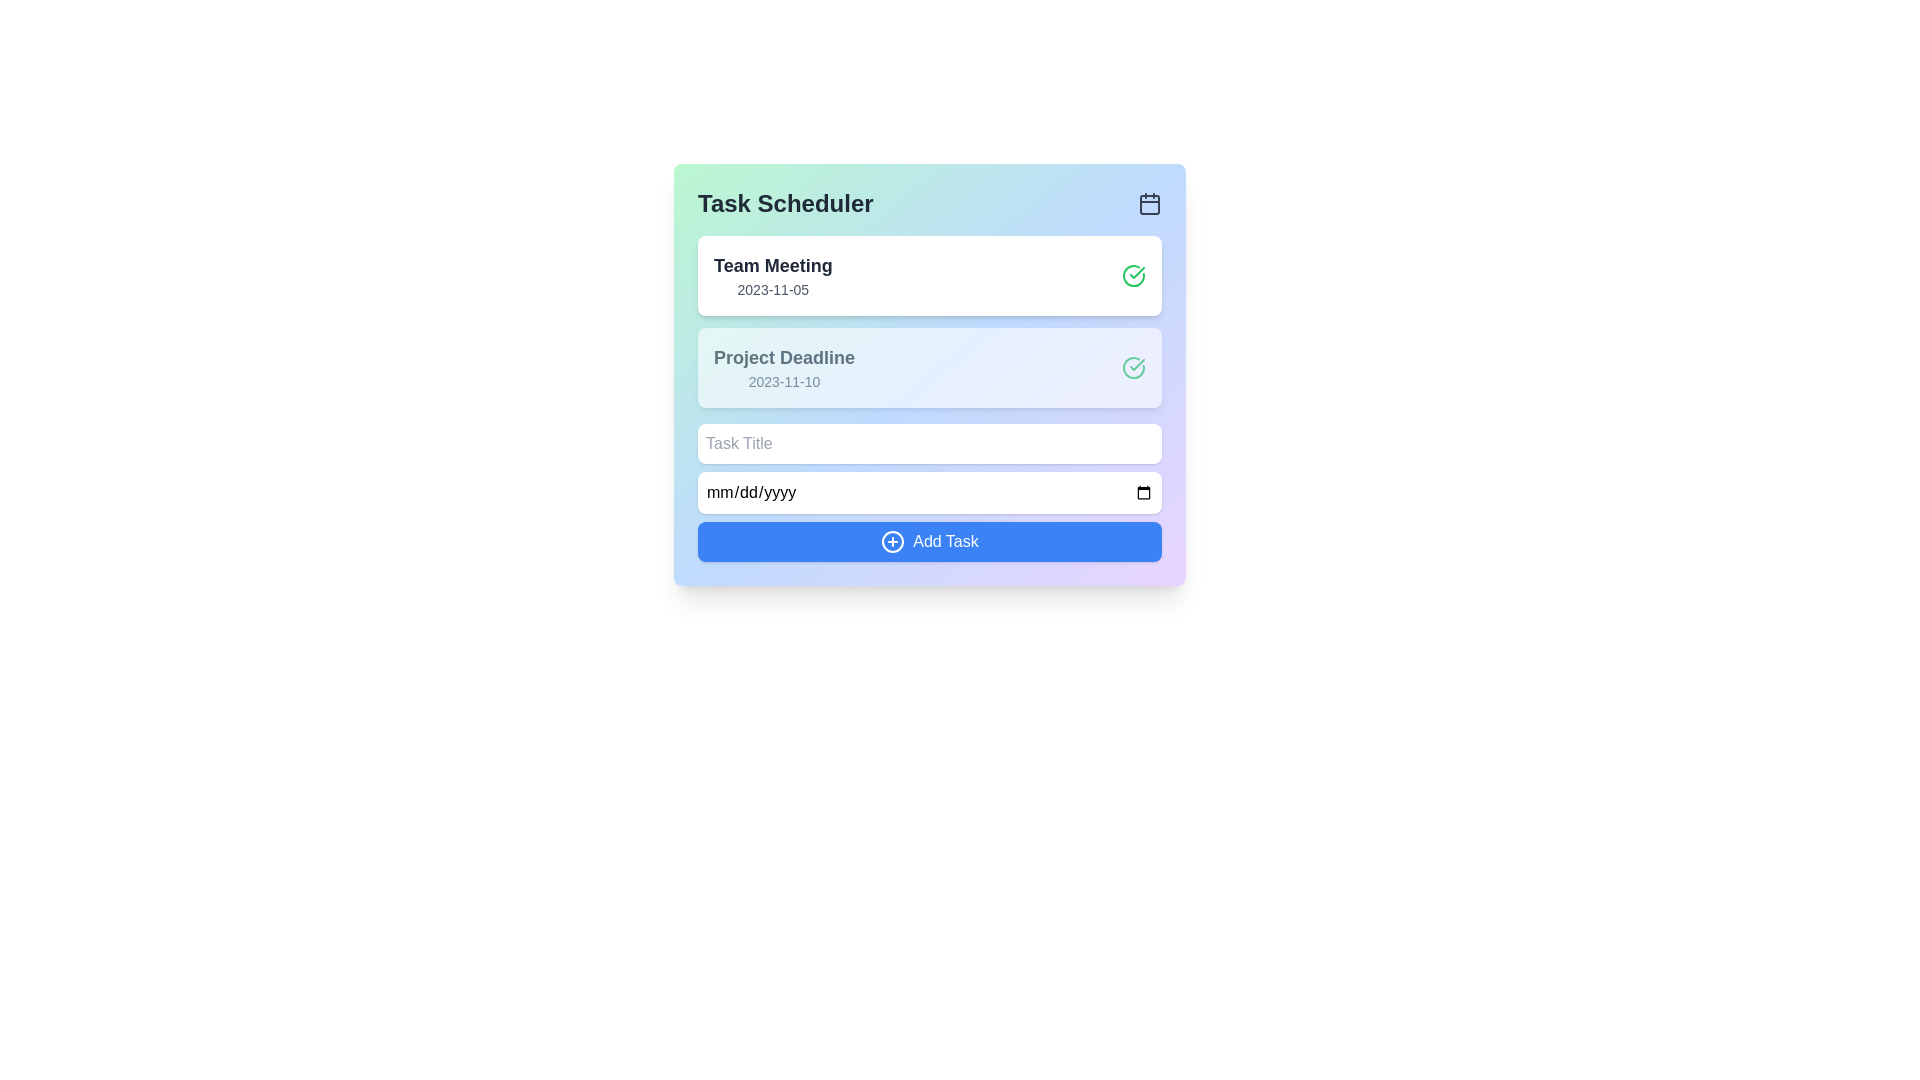  Describe the element at coordinates (772, 265) in the screenshot. I see `the static text label displaying 'Team Meeting', which is prominently positioned near the top of the task scheduling interface, above the date '2023-11-05'` at that location.